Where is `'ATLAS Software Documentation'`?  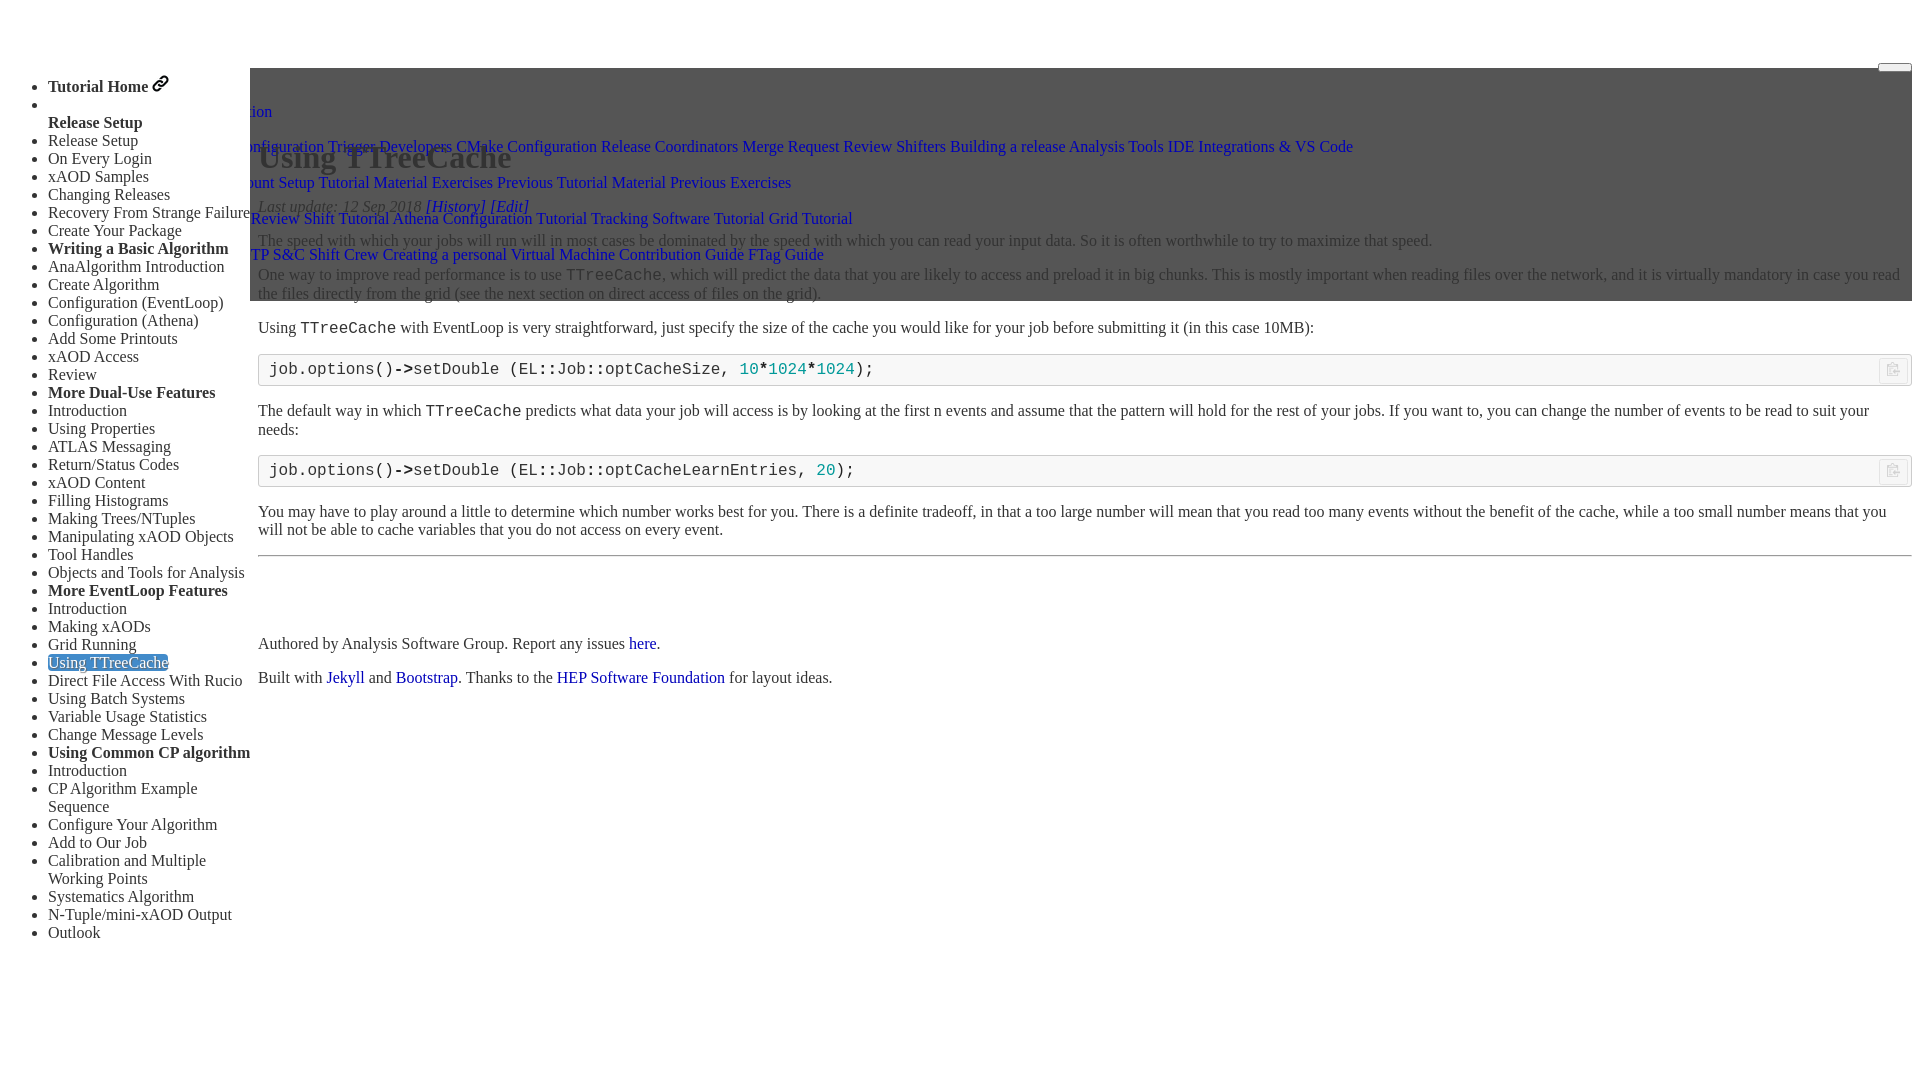
'ATLAS Software Documentation' is located at coordinates (57, 110).